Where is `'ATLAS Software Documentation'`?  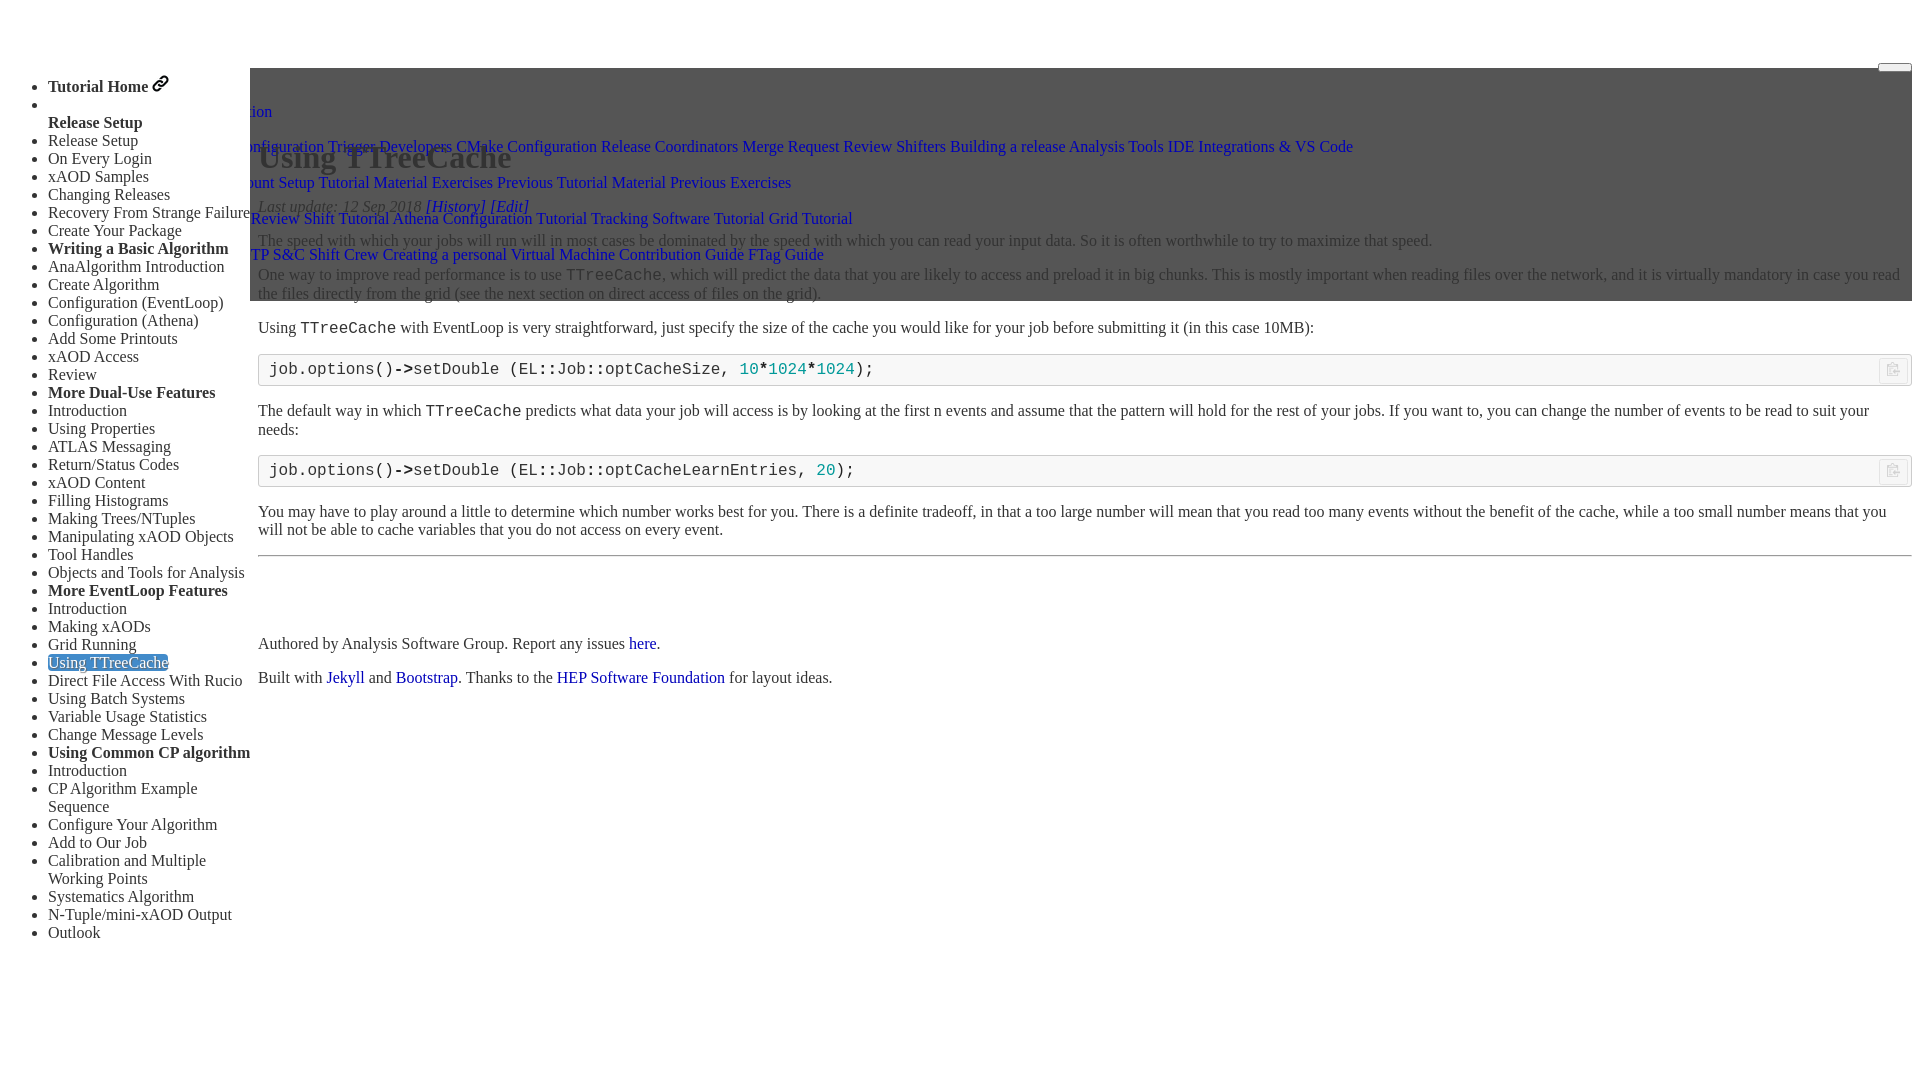
'ATLAS Software Documentation' is located at coordinates (57, 110).